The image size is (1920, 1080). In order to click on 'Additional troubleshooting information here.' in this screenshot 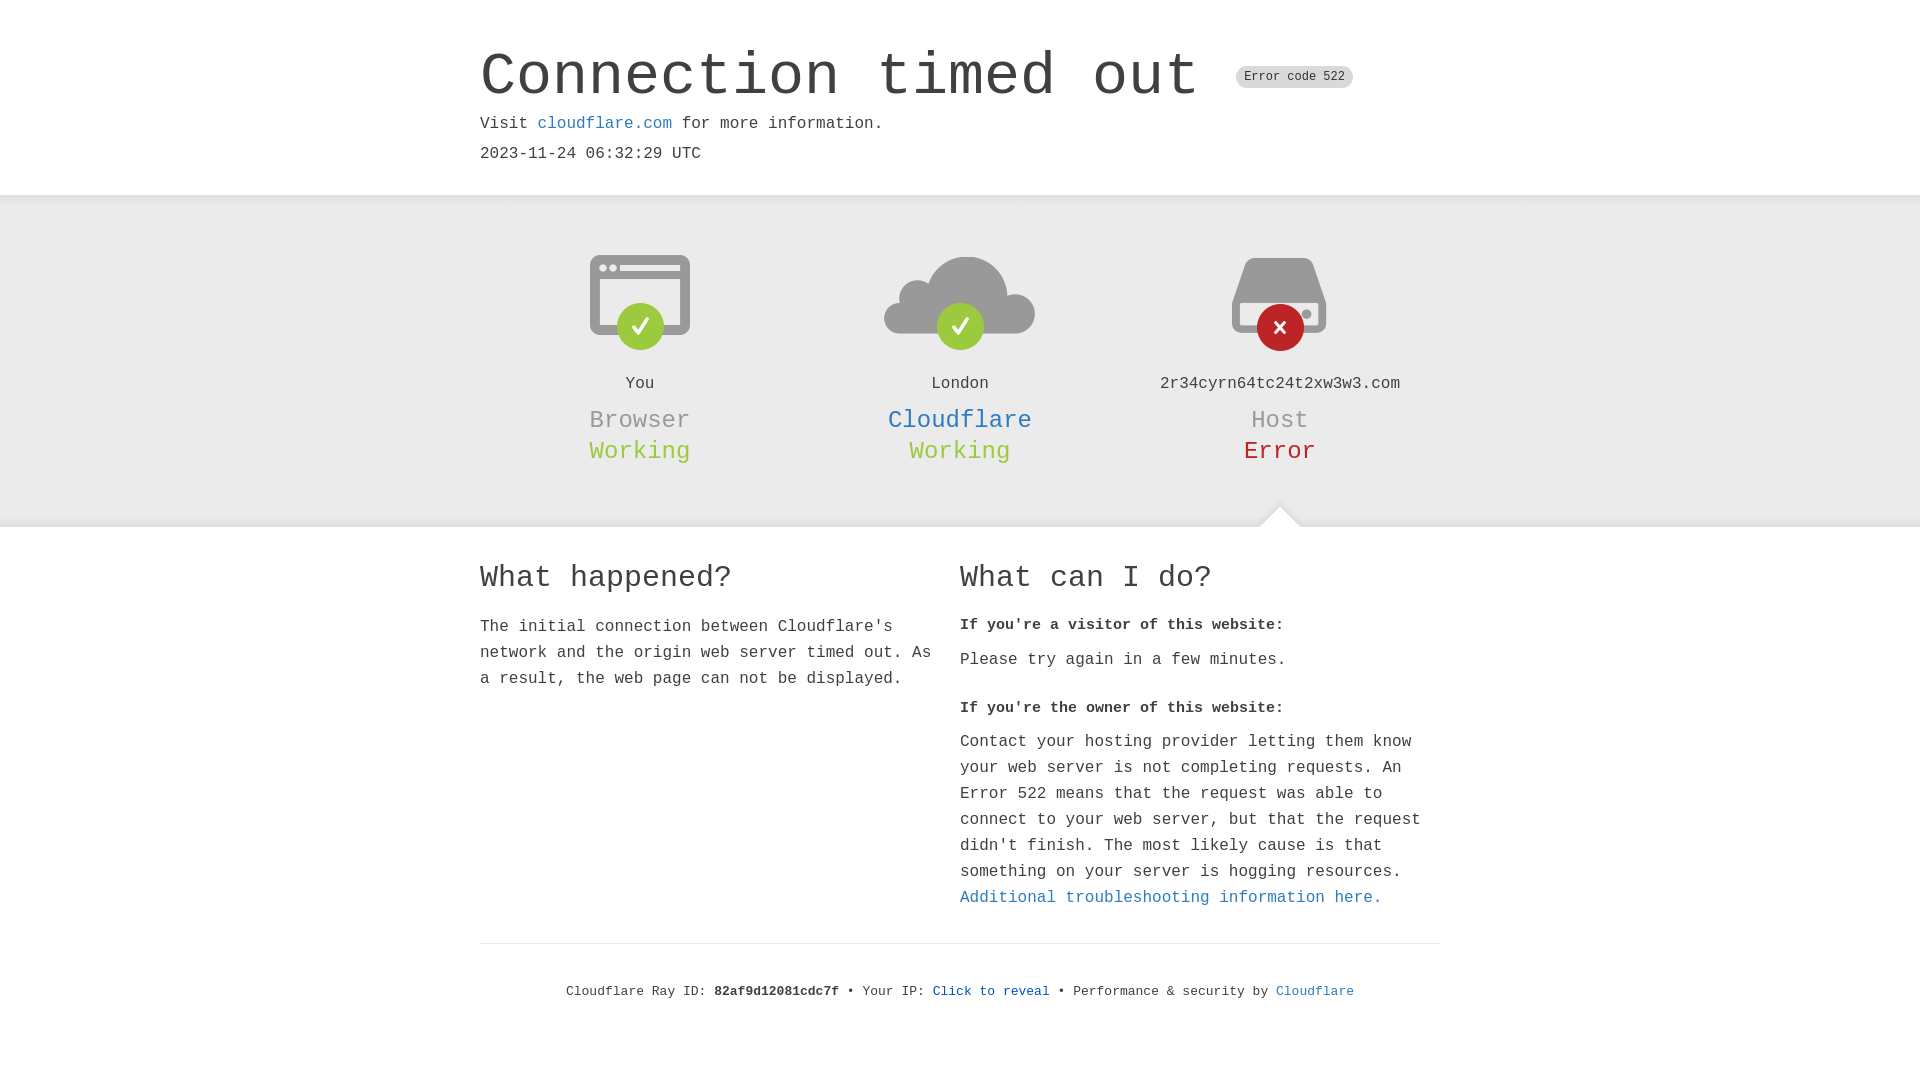, I will do `click(1171, 897)`.